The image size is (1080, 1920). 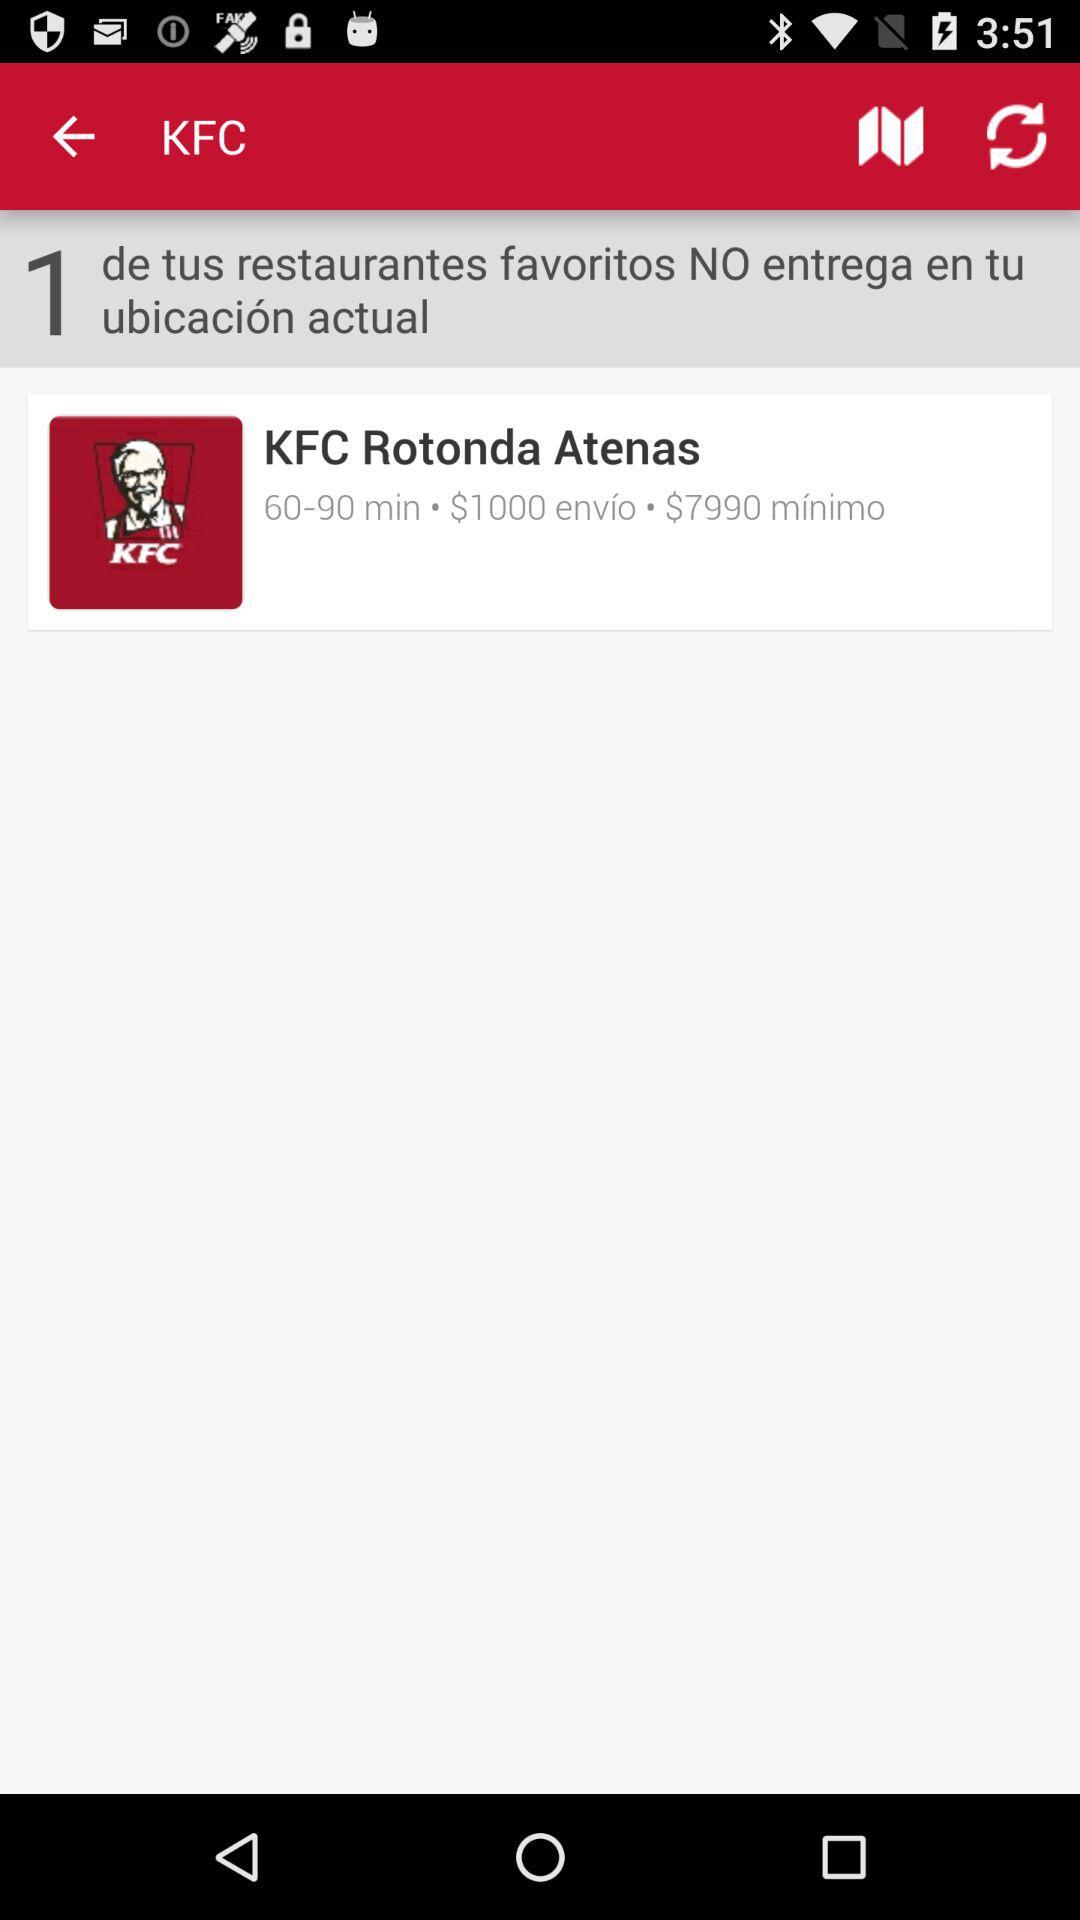 What do you see at coordinates (144, 512) in the screenshot?
I see `the item below the 1 icon` at bounding box center [144, 512].